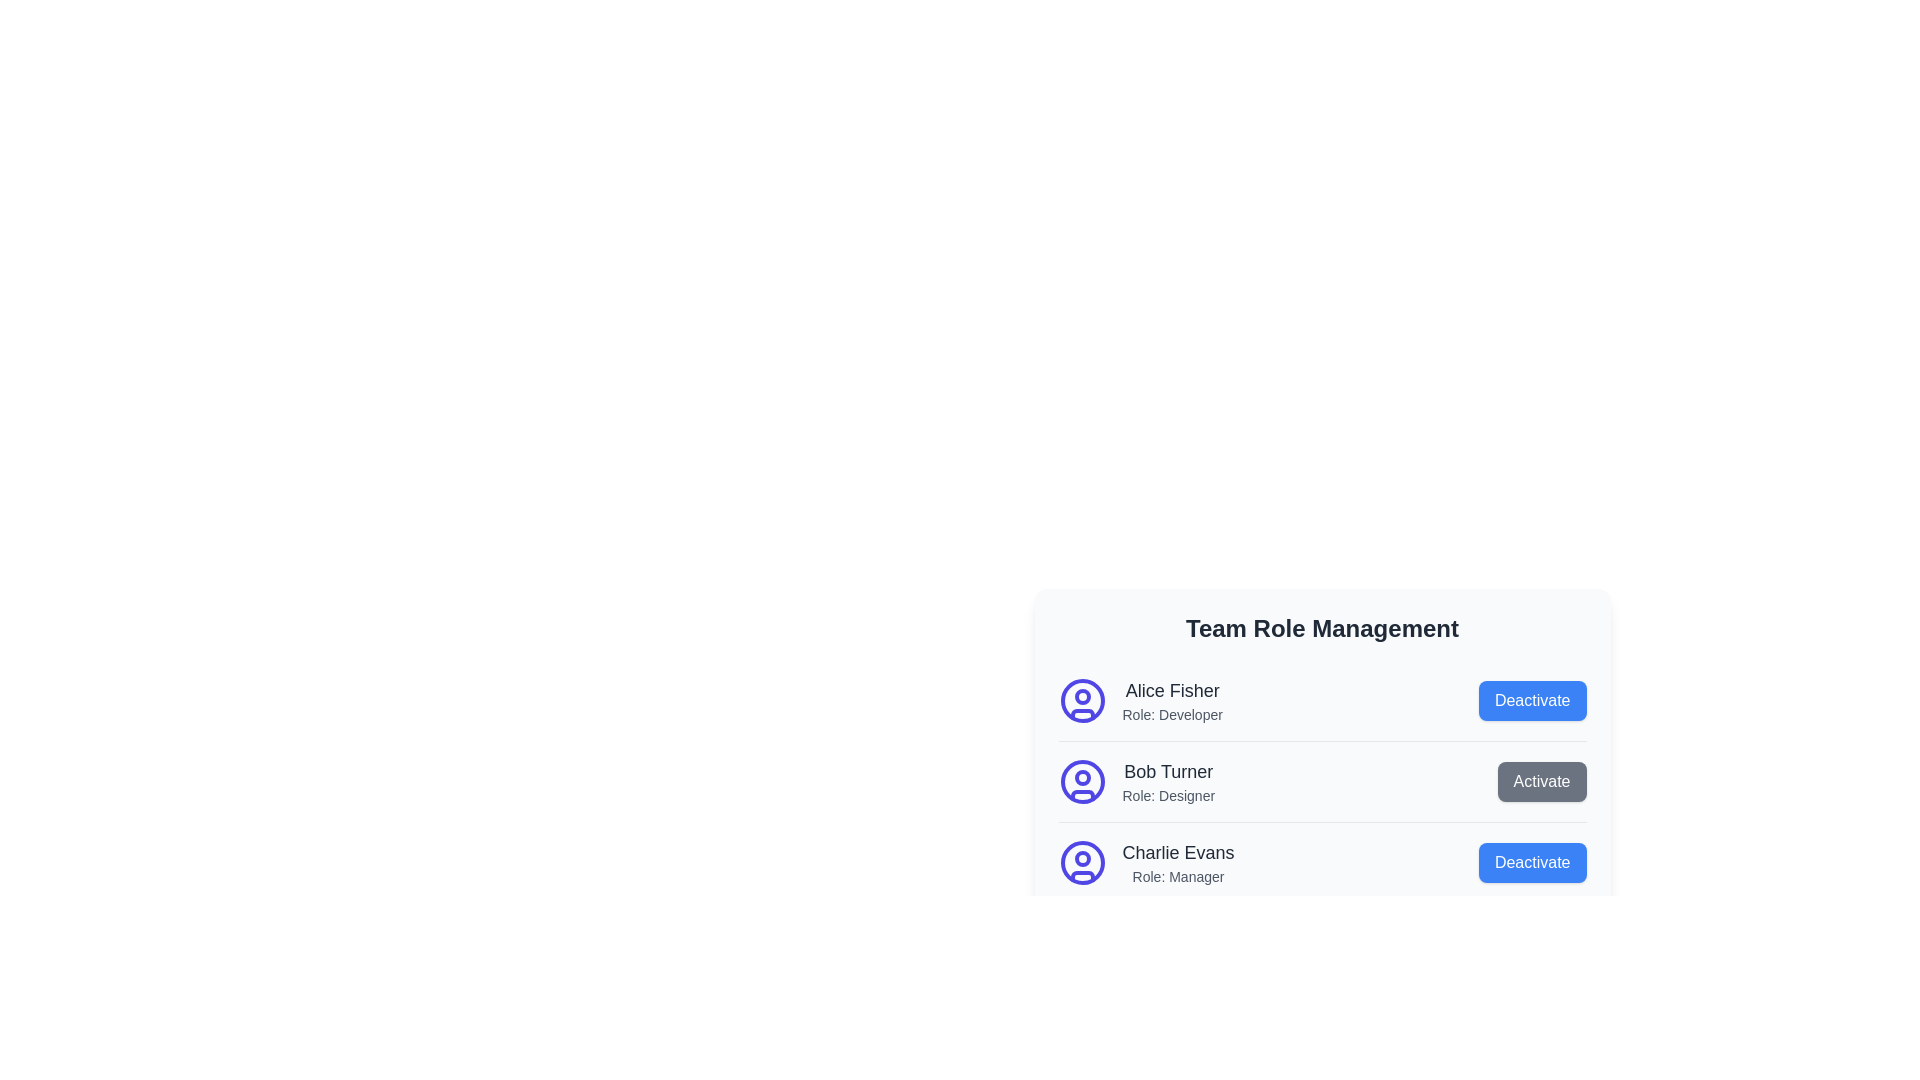 The image size is (1920, 1080). I want to click on the Text Label displaying 'Role: Designer', which is styled in gray and positioned below the name 'Bob Turner' in the Team Role Management list, so click(1168, 794).